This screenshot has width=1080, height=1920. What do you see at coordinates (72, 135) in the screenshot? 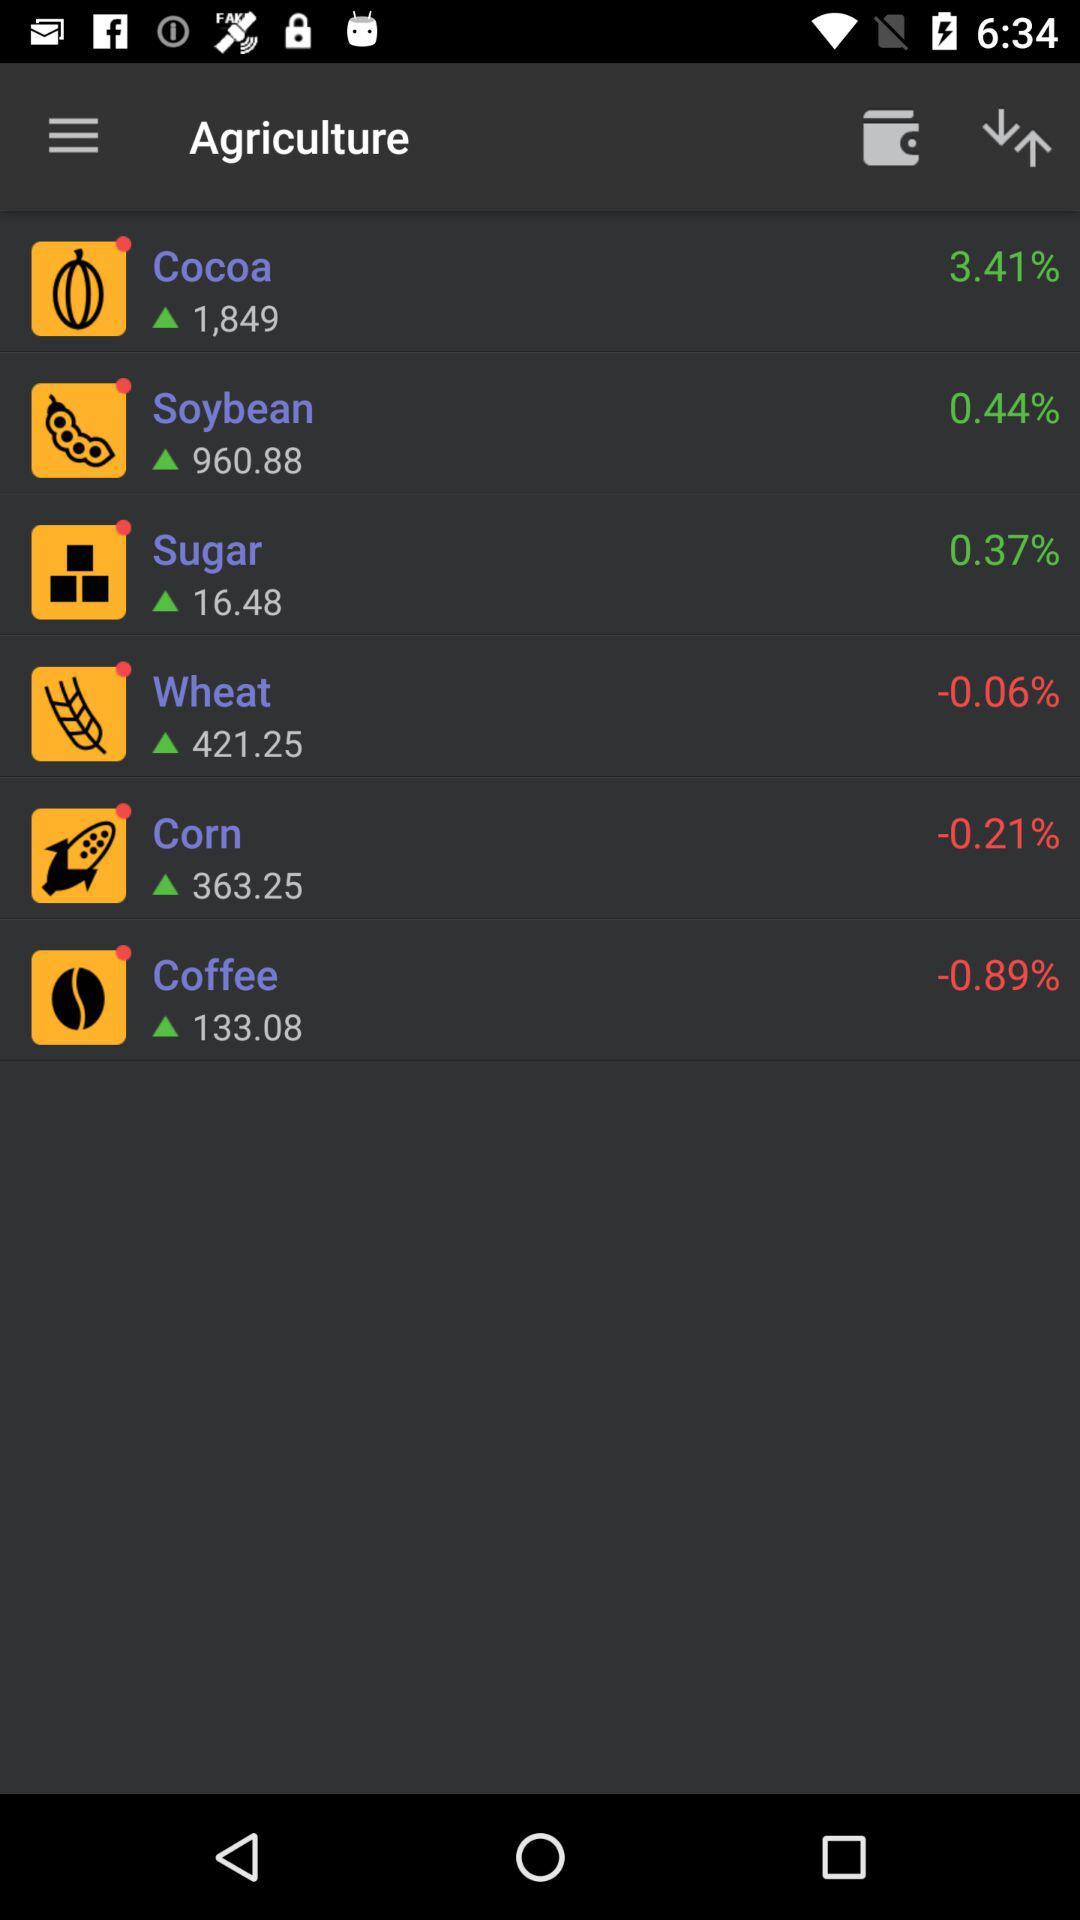
I see `app to the left of agriculture` at bounding box center [72, 135].